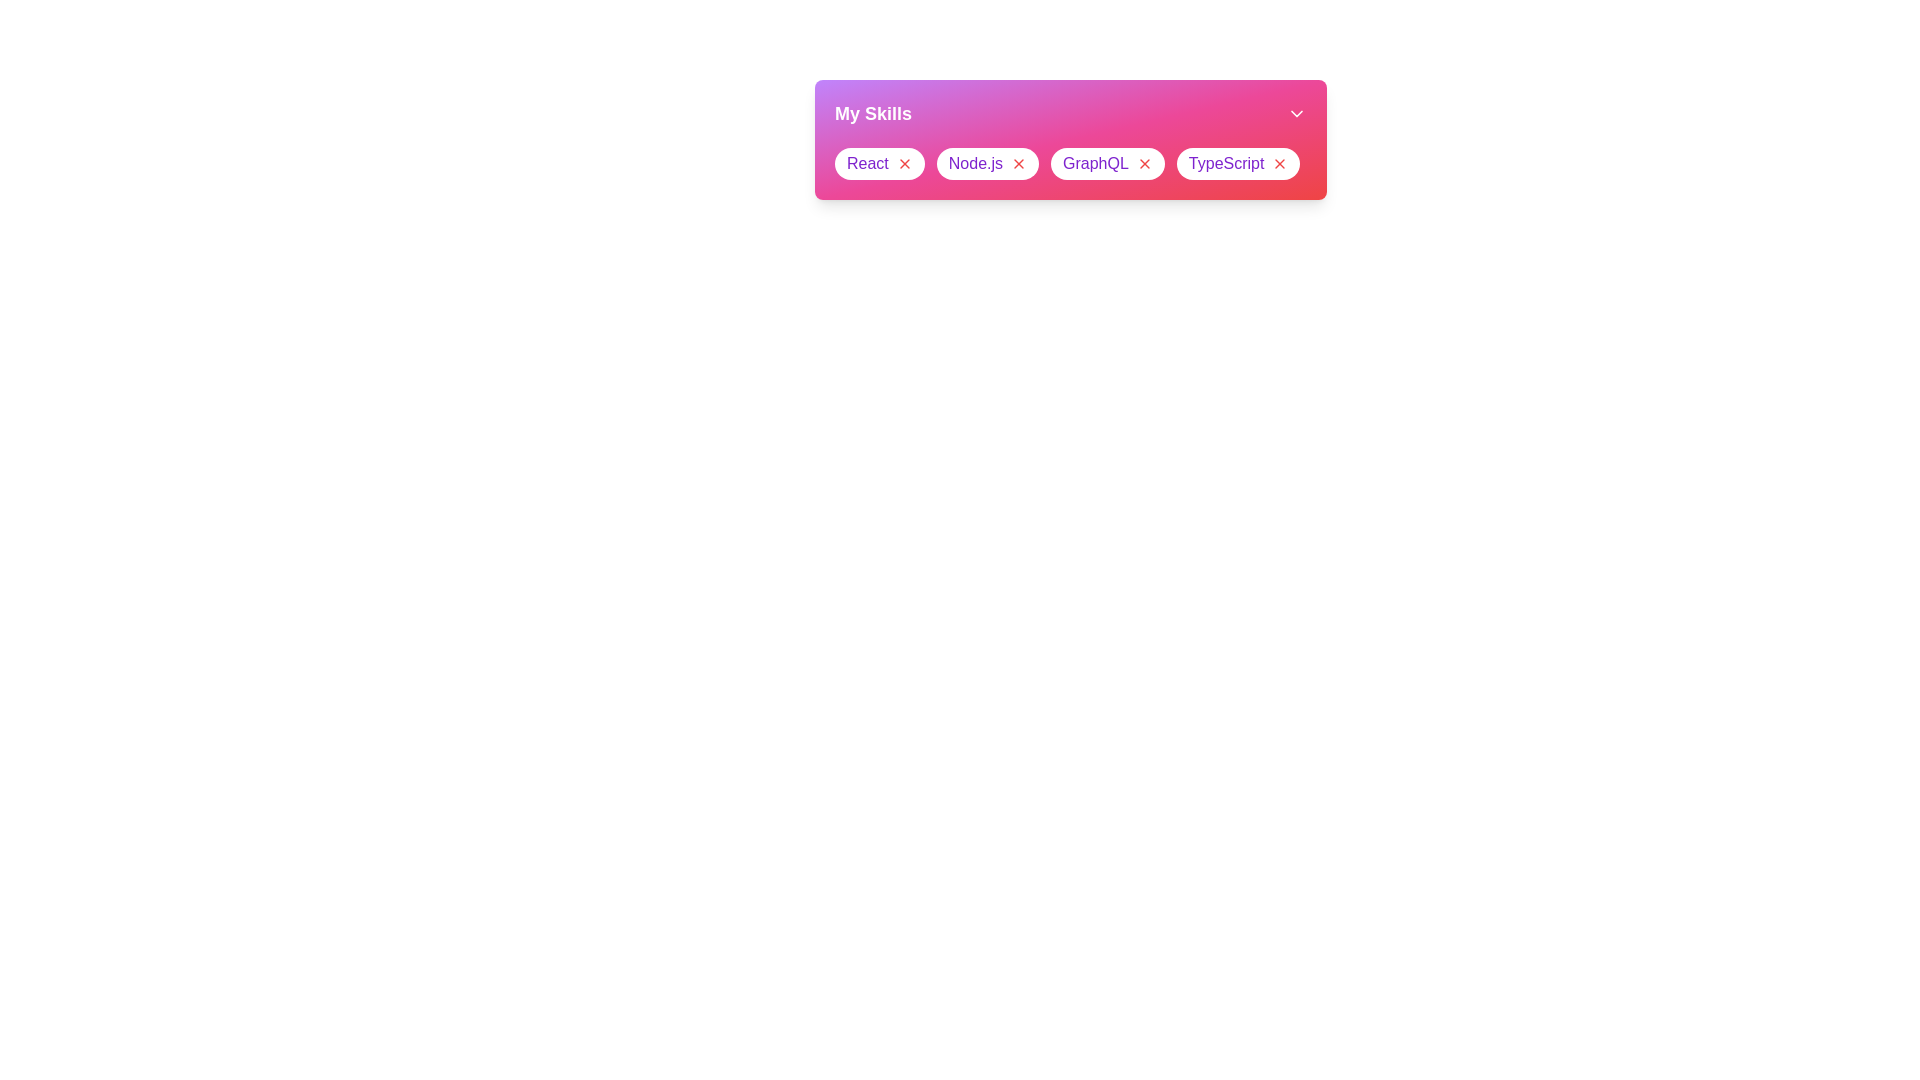  Describe the element at coordinates (1225, 163) in the screenshot. I see `the skill text TypeScript to focus or select it` at that location.